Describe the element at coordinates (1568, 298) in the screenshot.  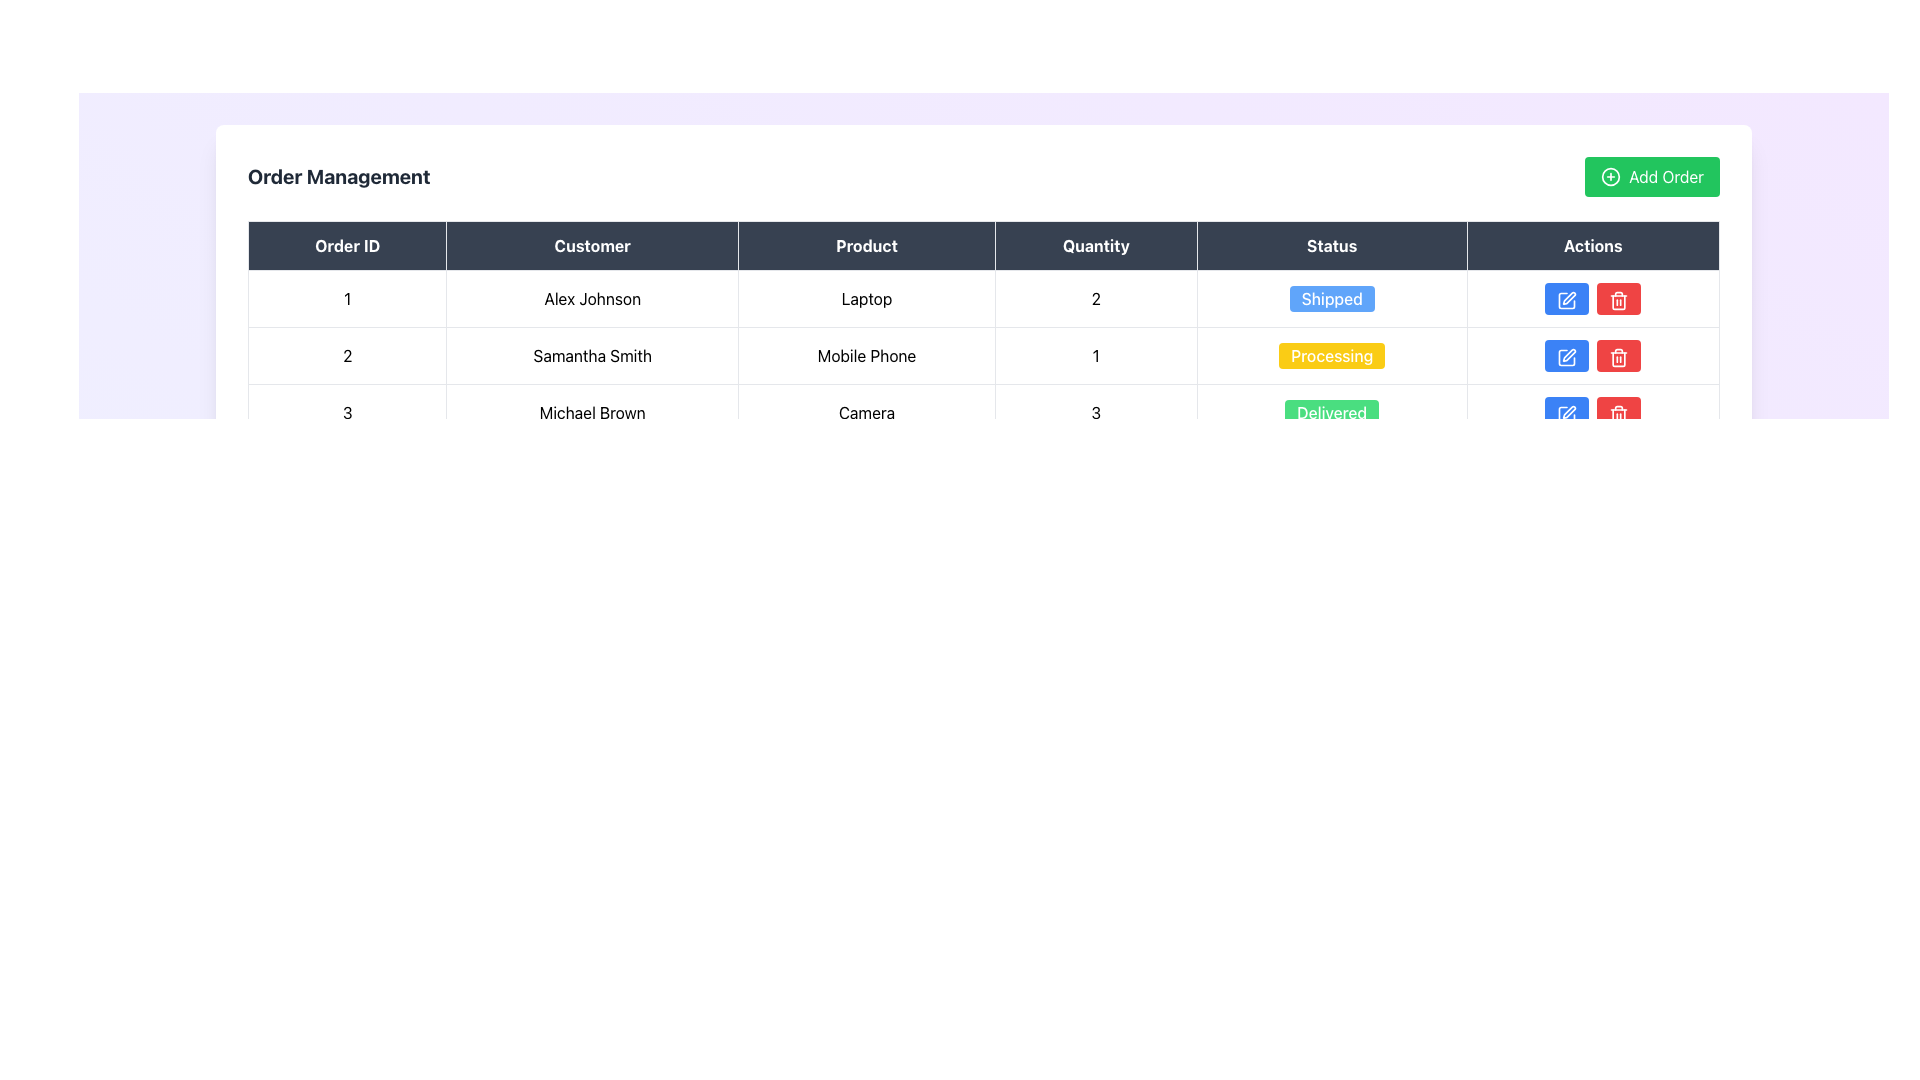
I see `the 'Edit' button icon in the Actions column for the second row, which corresponds to the order information for 'Samantha Smith' and the product 'Mobile Phone', to initiate edit mode for the associated row` at that location.